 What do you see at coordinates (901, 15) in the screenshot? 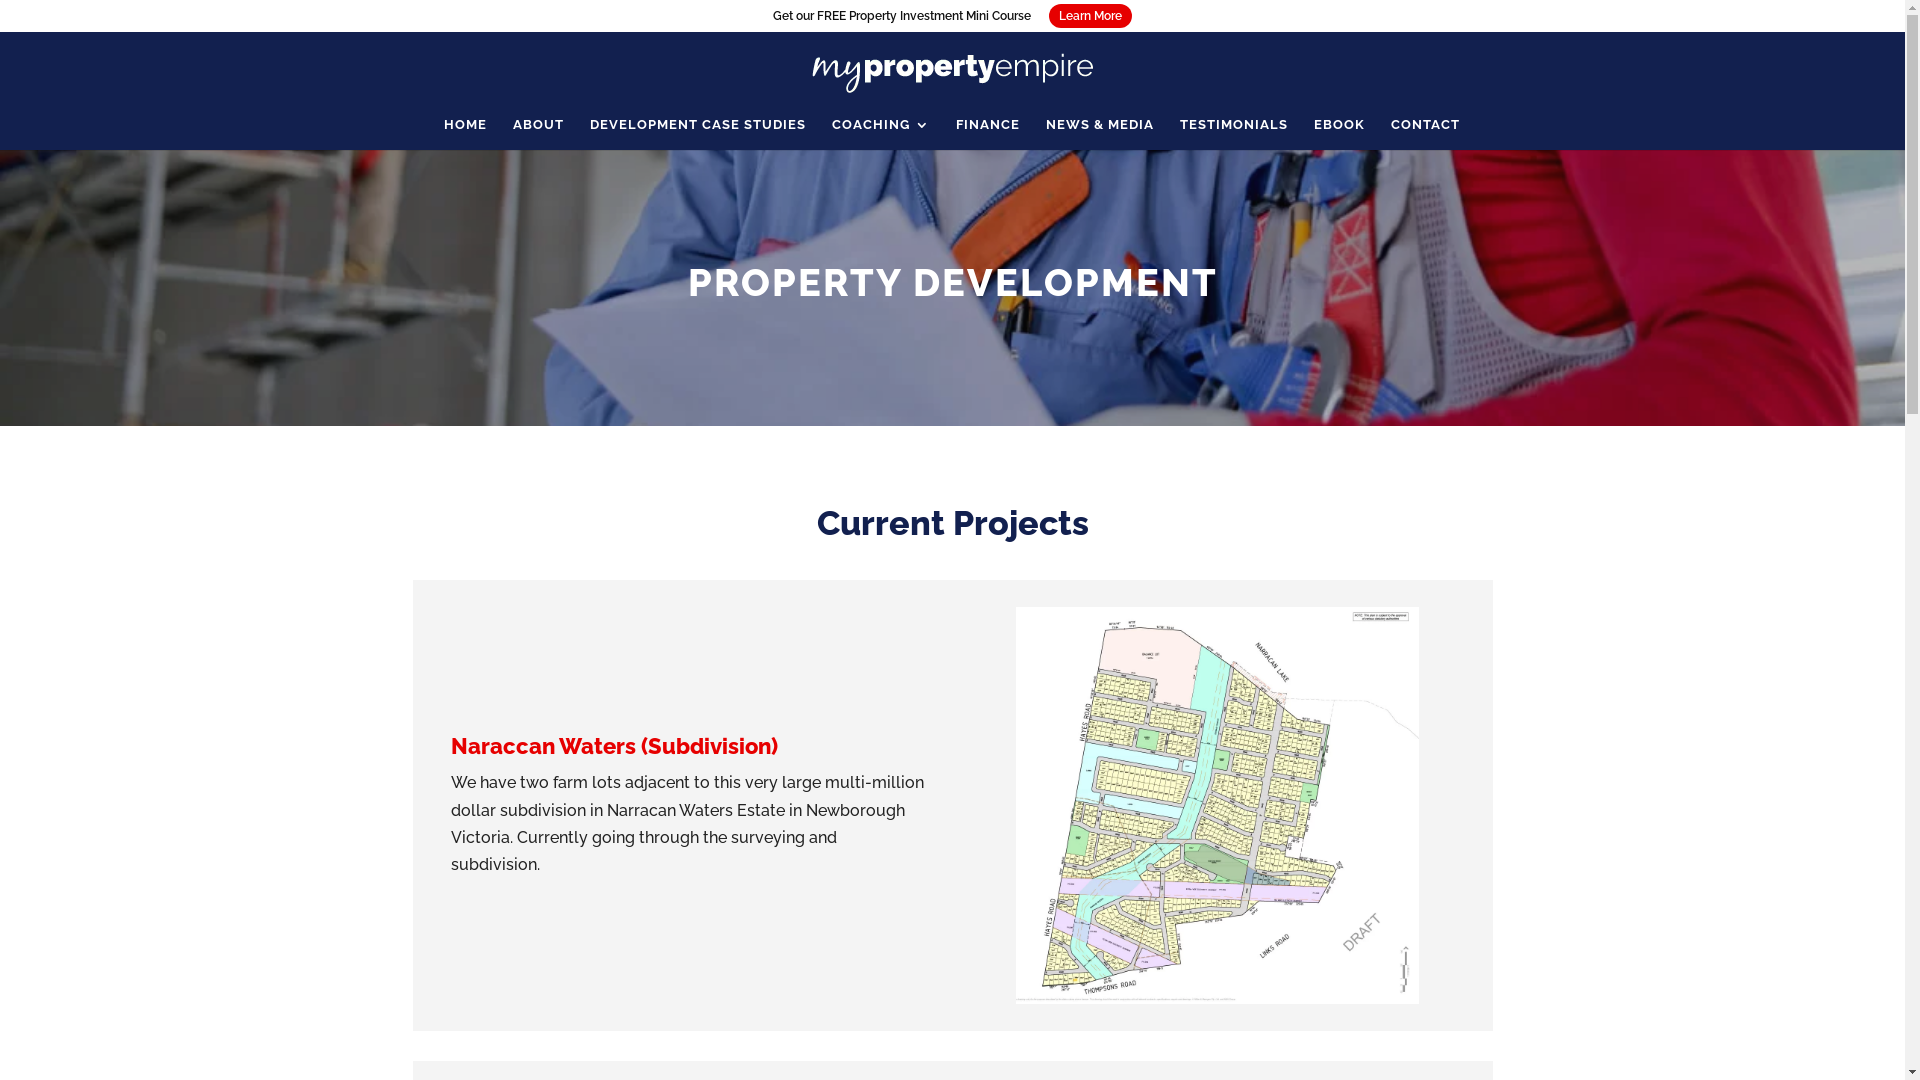
I see `'Get our FREE Property Investment Mini Course'` at bounding box center [901, 15].